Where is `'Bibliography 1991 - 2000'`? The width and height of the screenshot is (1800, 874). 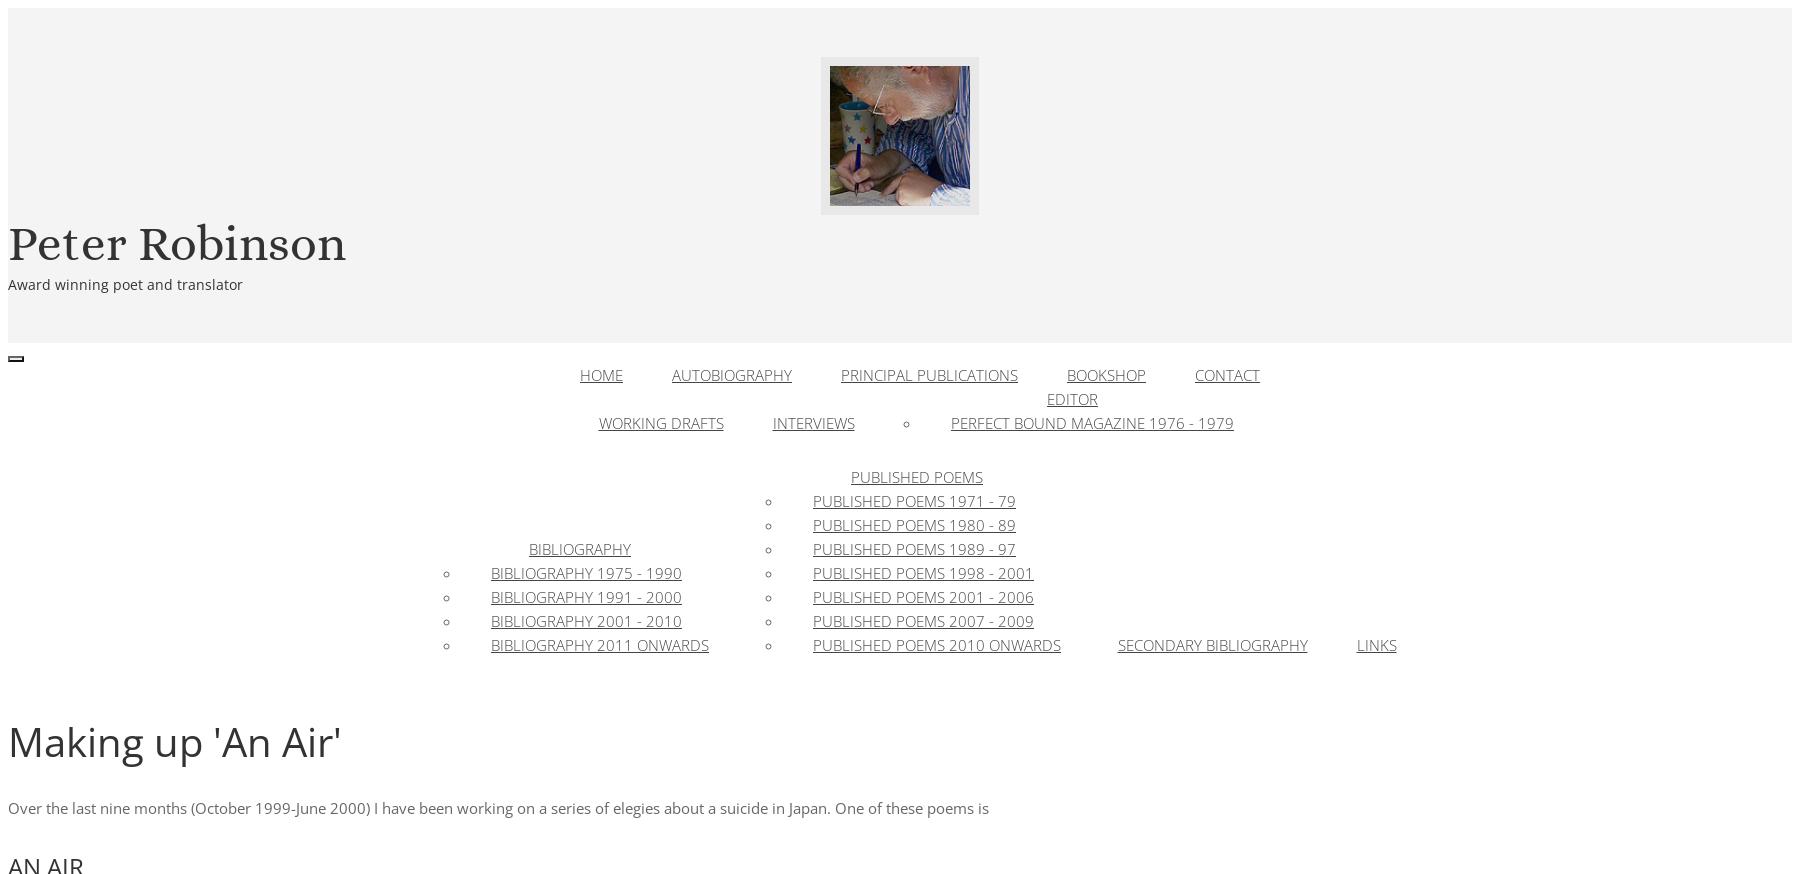 'Bibliography 1991 - 2000' is located at coordinates (586, 596).